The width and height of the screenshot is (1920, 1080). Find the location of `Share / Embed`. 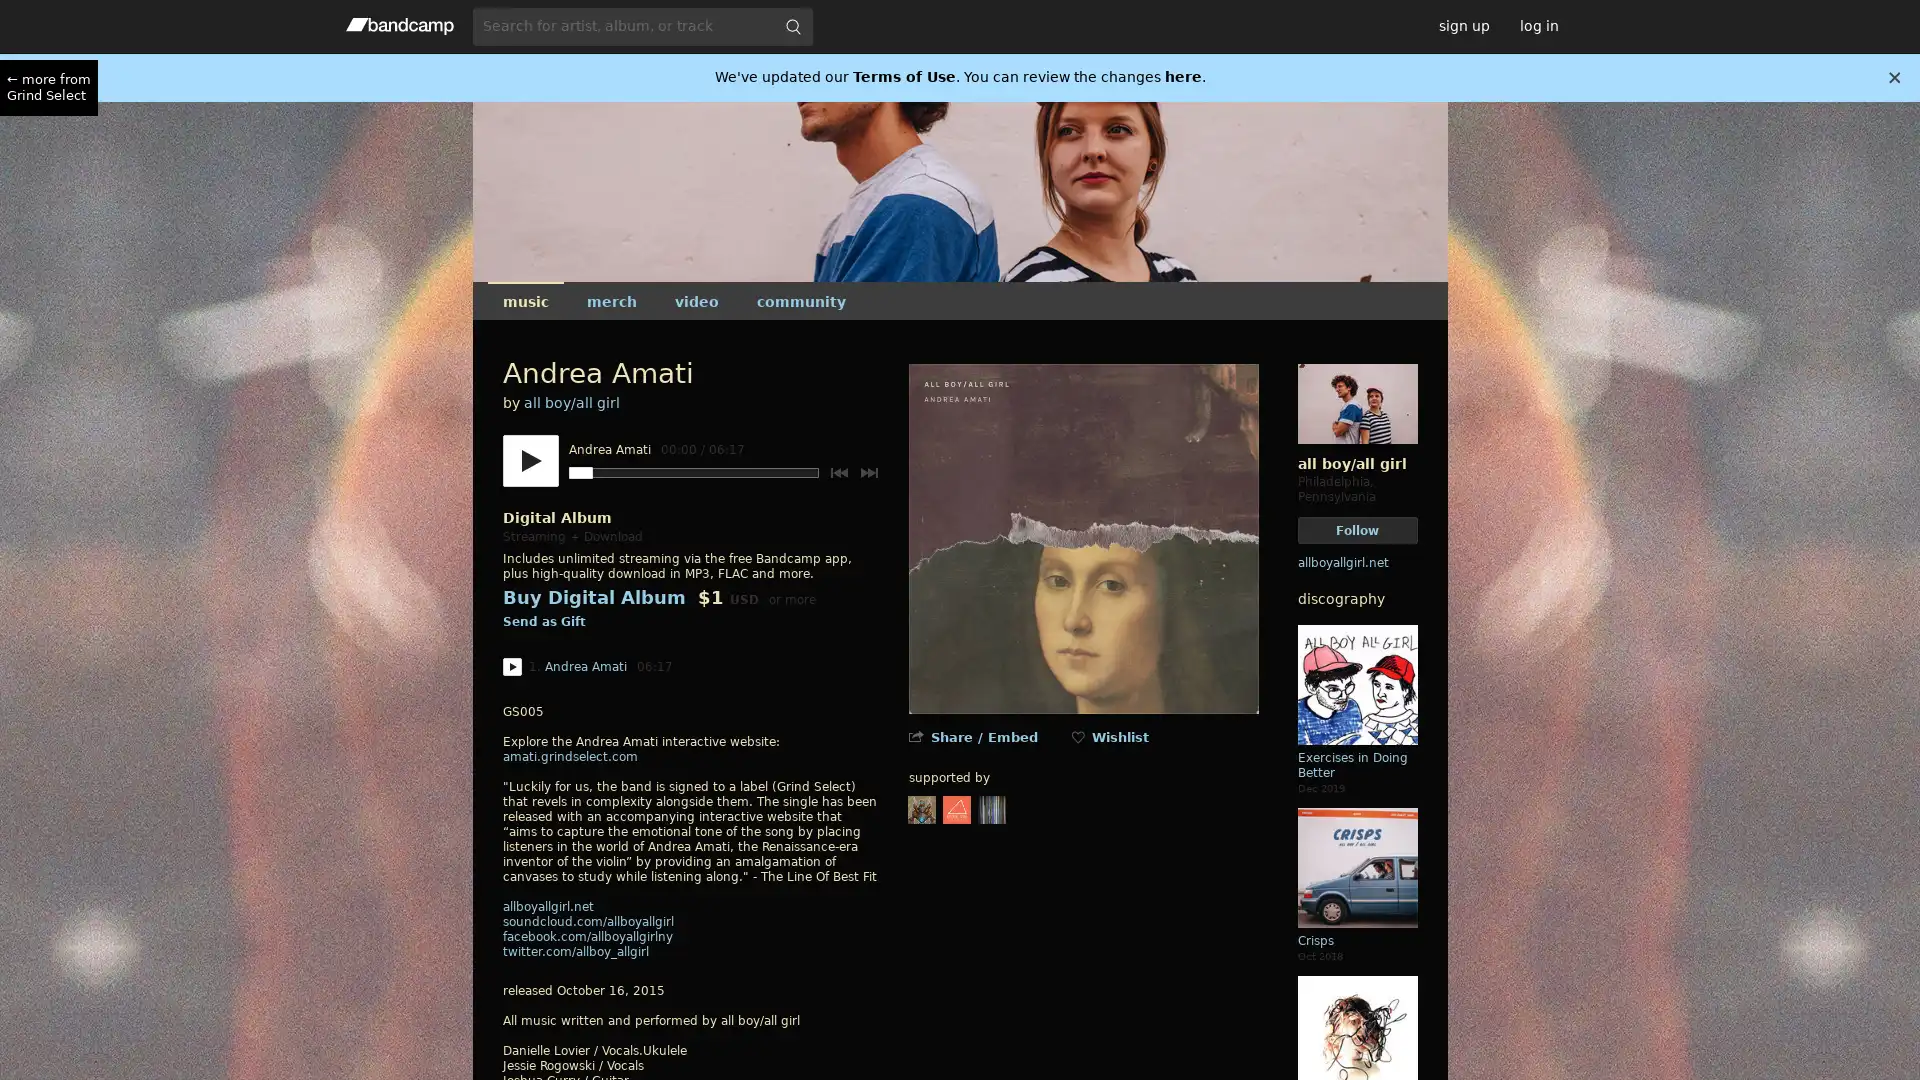

Share / Embed is located at coordinates (983, 737).